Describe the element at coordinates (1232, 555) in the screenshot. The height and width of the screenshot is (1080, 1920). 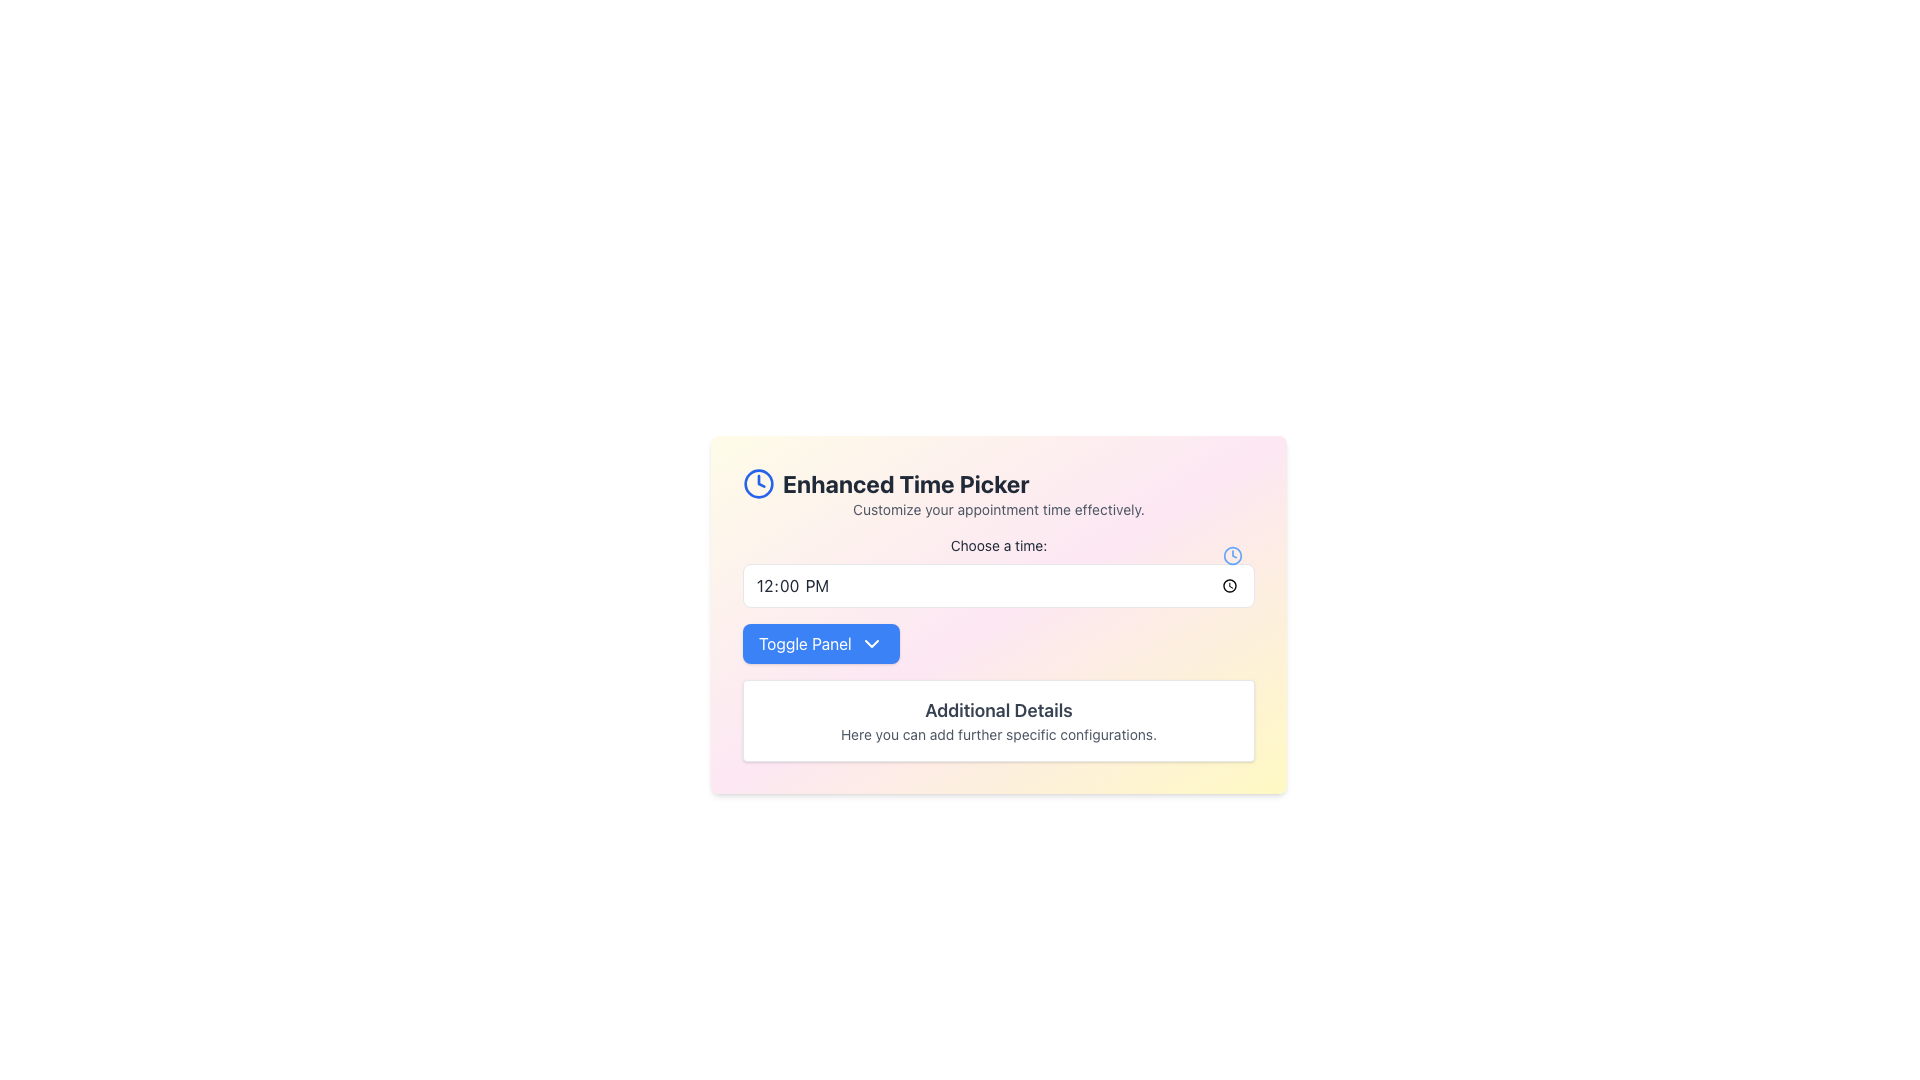
I see `the SVG Circle Element that resembles a clock symbol, located at the center of the clock icon in the upper right corner of the 'Choose a time:' label section` at that location.